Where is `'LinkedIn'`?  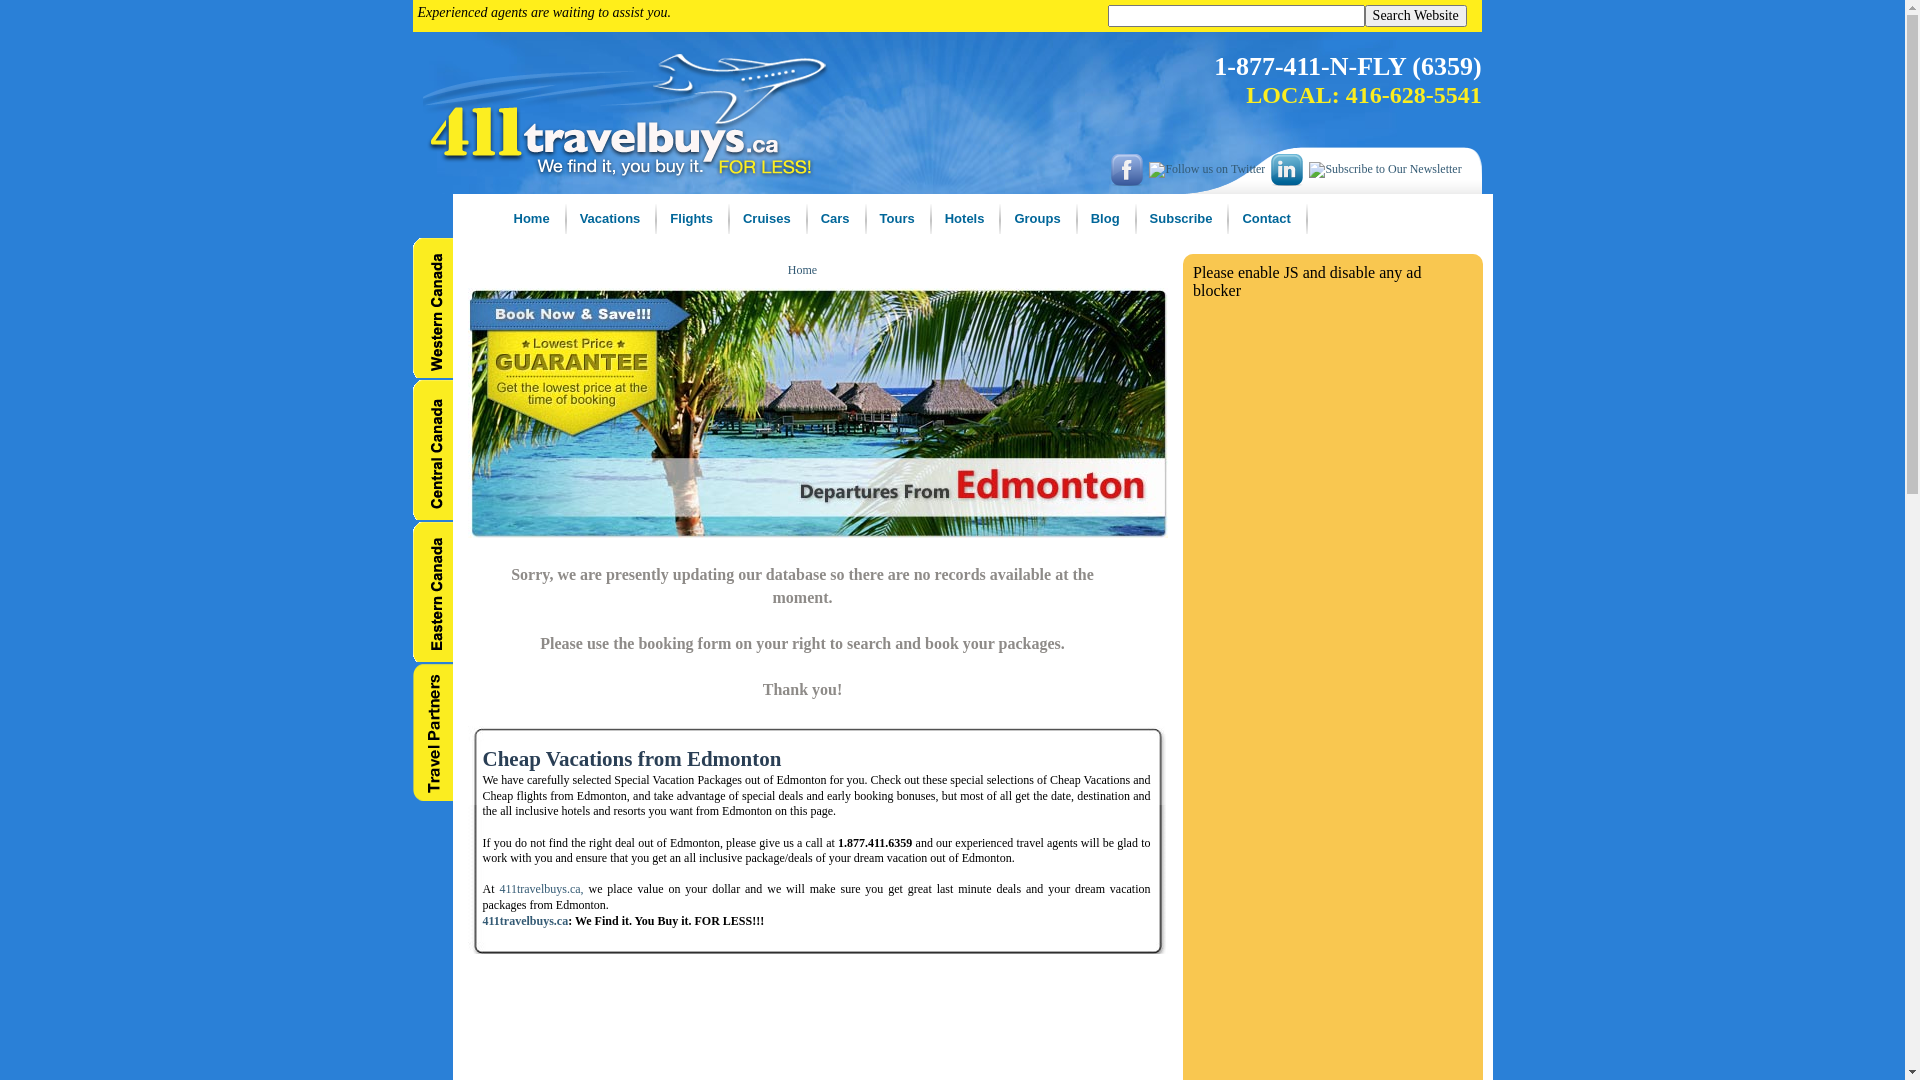
'LinkedIn' is located at coordinates (1290, 168).